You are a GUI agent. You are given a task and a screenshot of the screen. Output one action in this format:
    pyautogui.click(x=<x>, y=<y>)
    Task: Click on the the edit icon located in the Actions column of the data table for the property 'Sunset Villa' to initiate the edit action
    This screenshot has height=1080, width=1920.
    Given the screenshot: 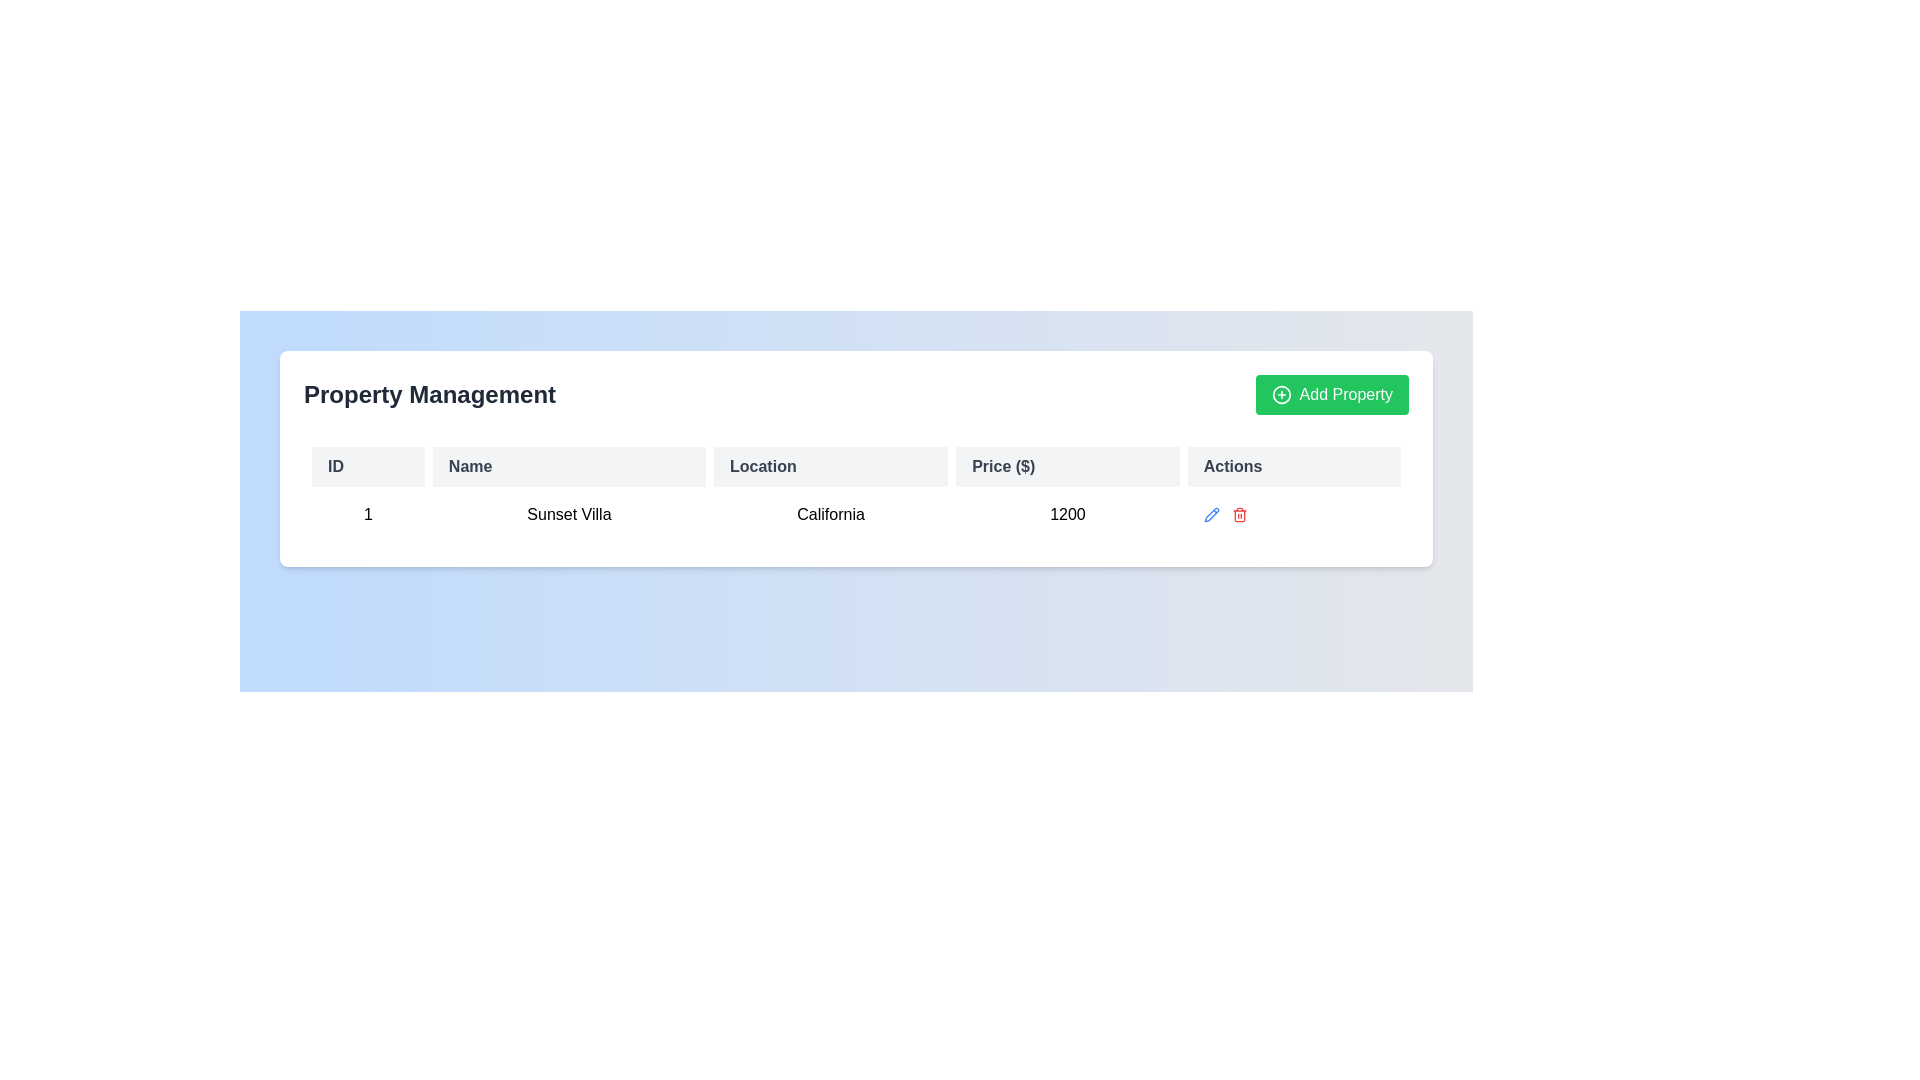 What is the action you would take?
    pyautogui.click(x=1210, y=514)
    